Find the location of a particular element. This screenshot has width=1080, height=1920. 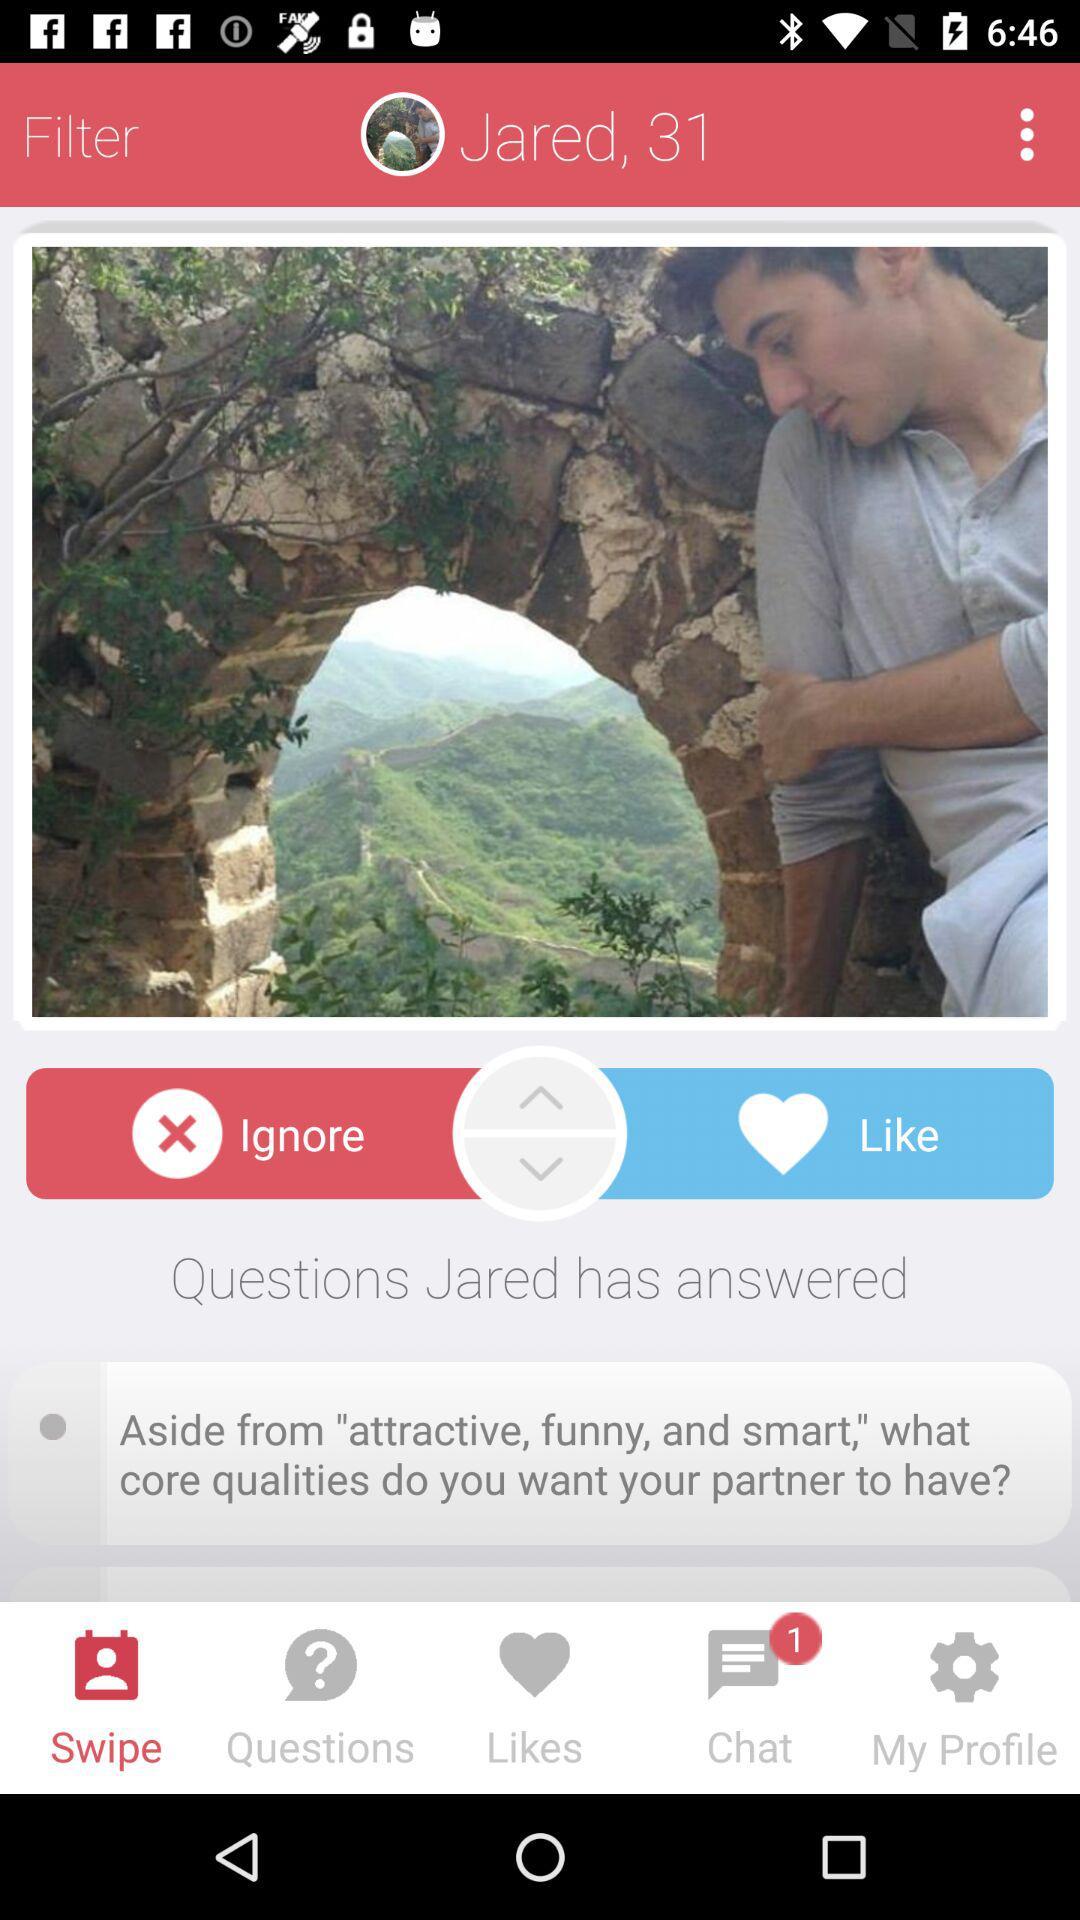

item to the left of aside from attractive icon is located at coordinates (58, 1419).